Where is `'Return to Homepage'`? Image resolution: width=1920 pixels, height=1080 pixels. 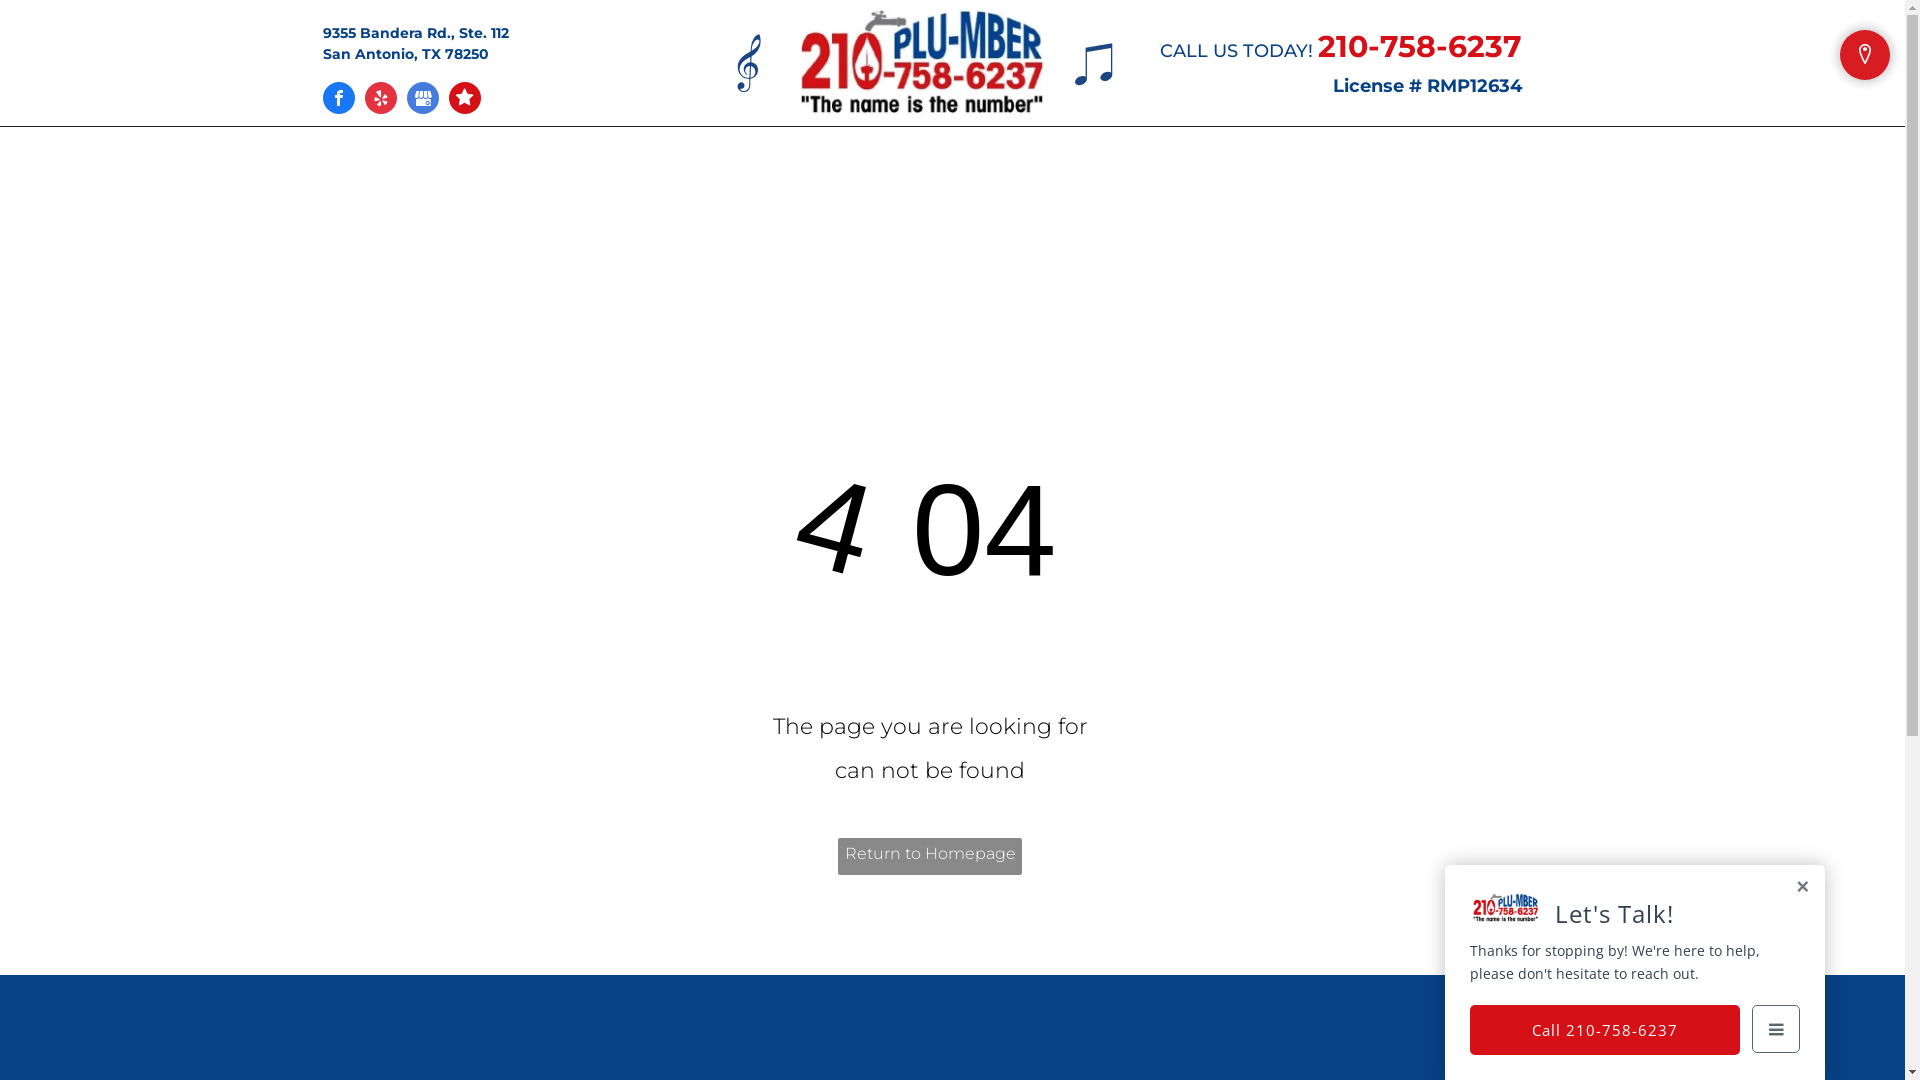 'Return to Homepage' is located at coordinates (929, 855).